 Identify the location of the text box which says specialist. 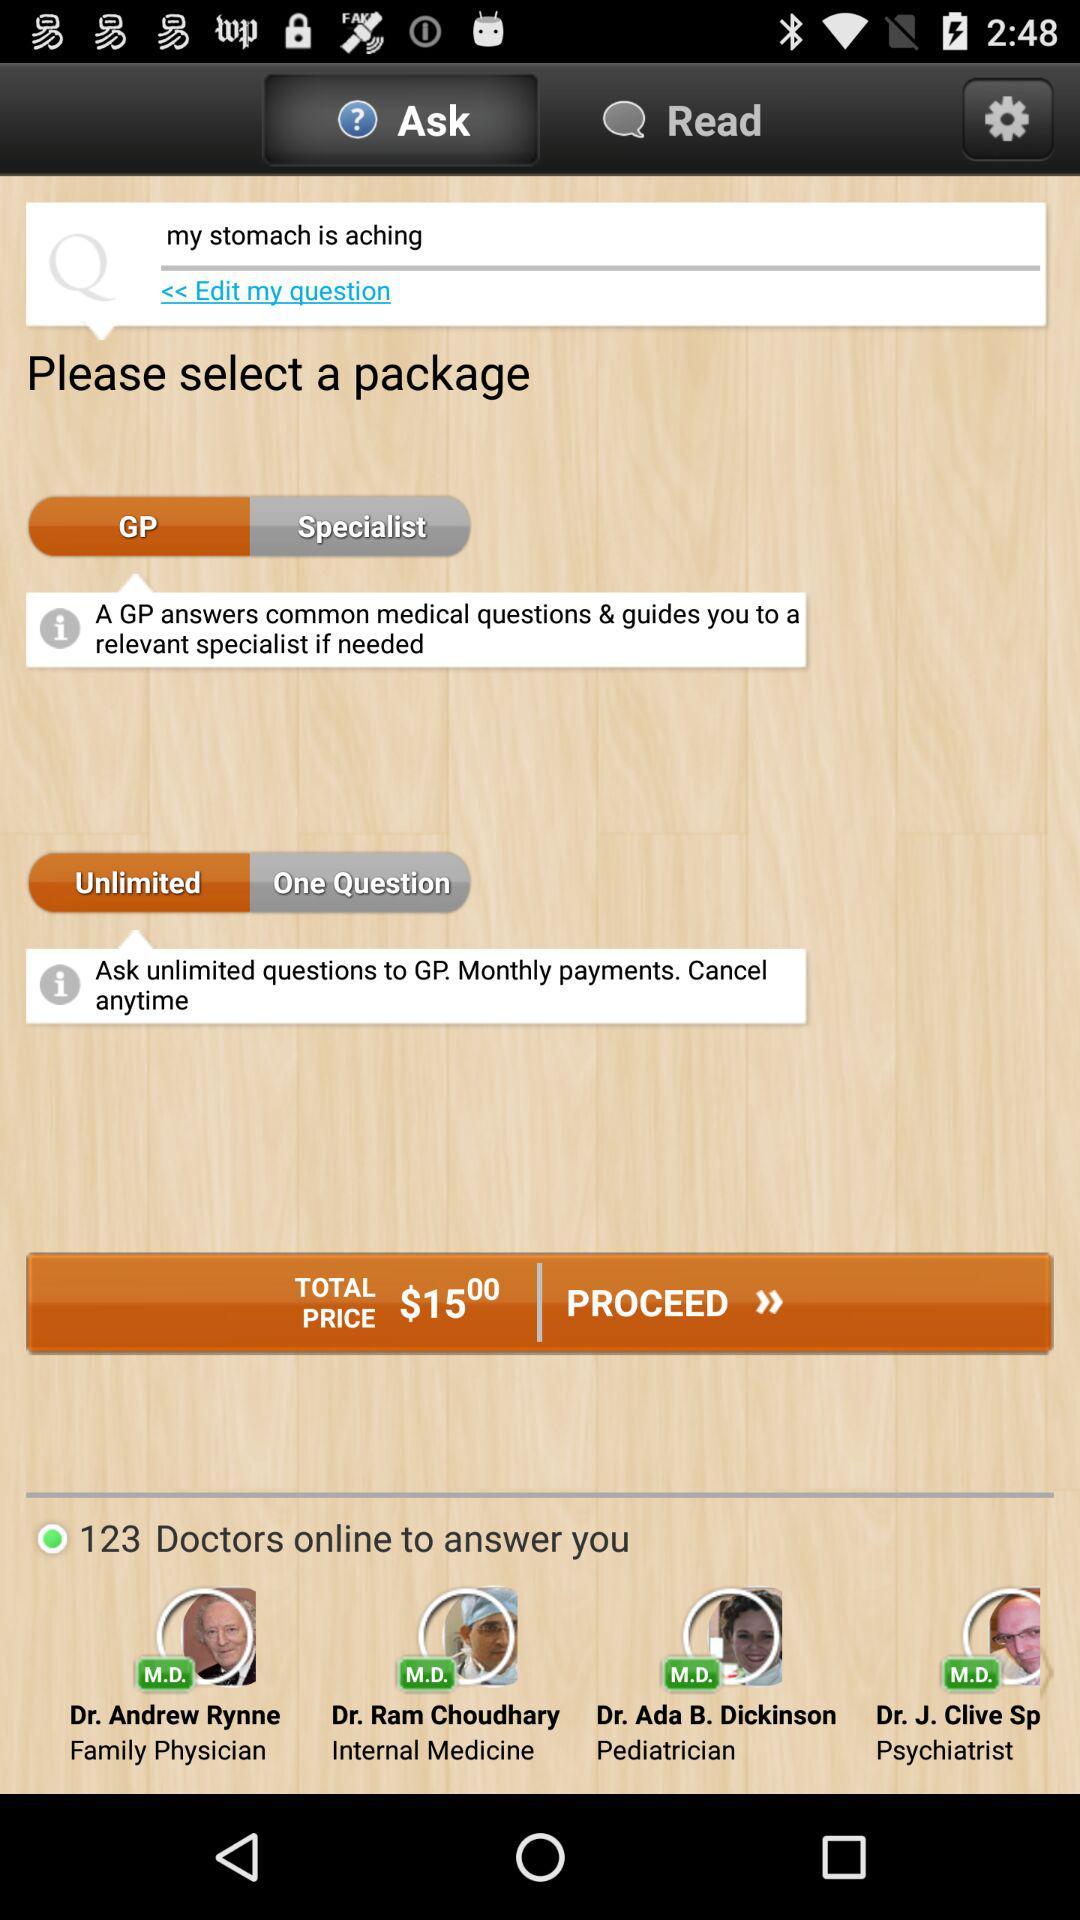
(361, 527).